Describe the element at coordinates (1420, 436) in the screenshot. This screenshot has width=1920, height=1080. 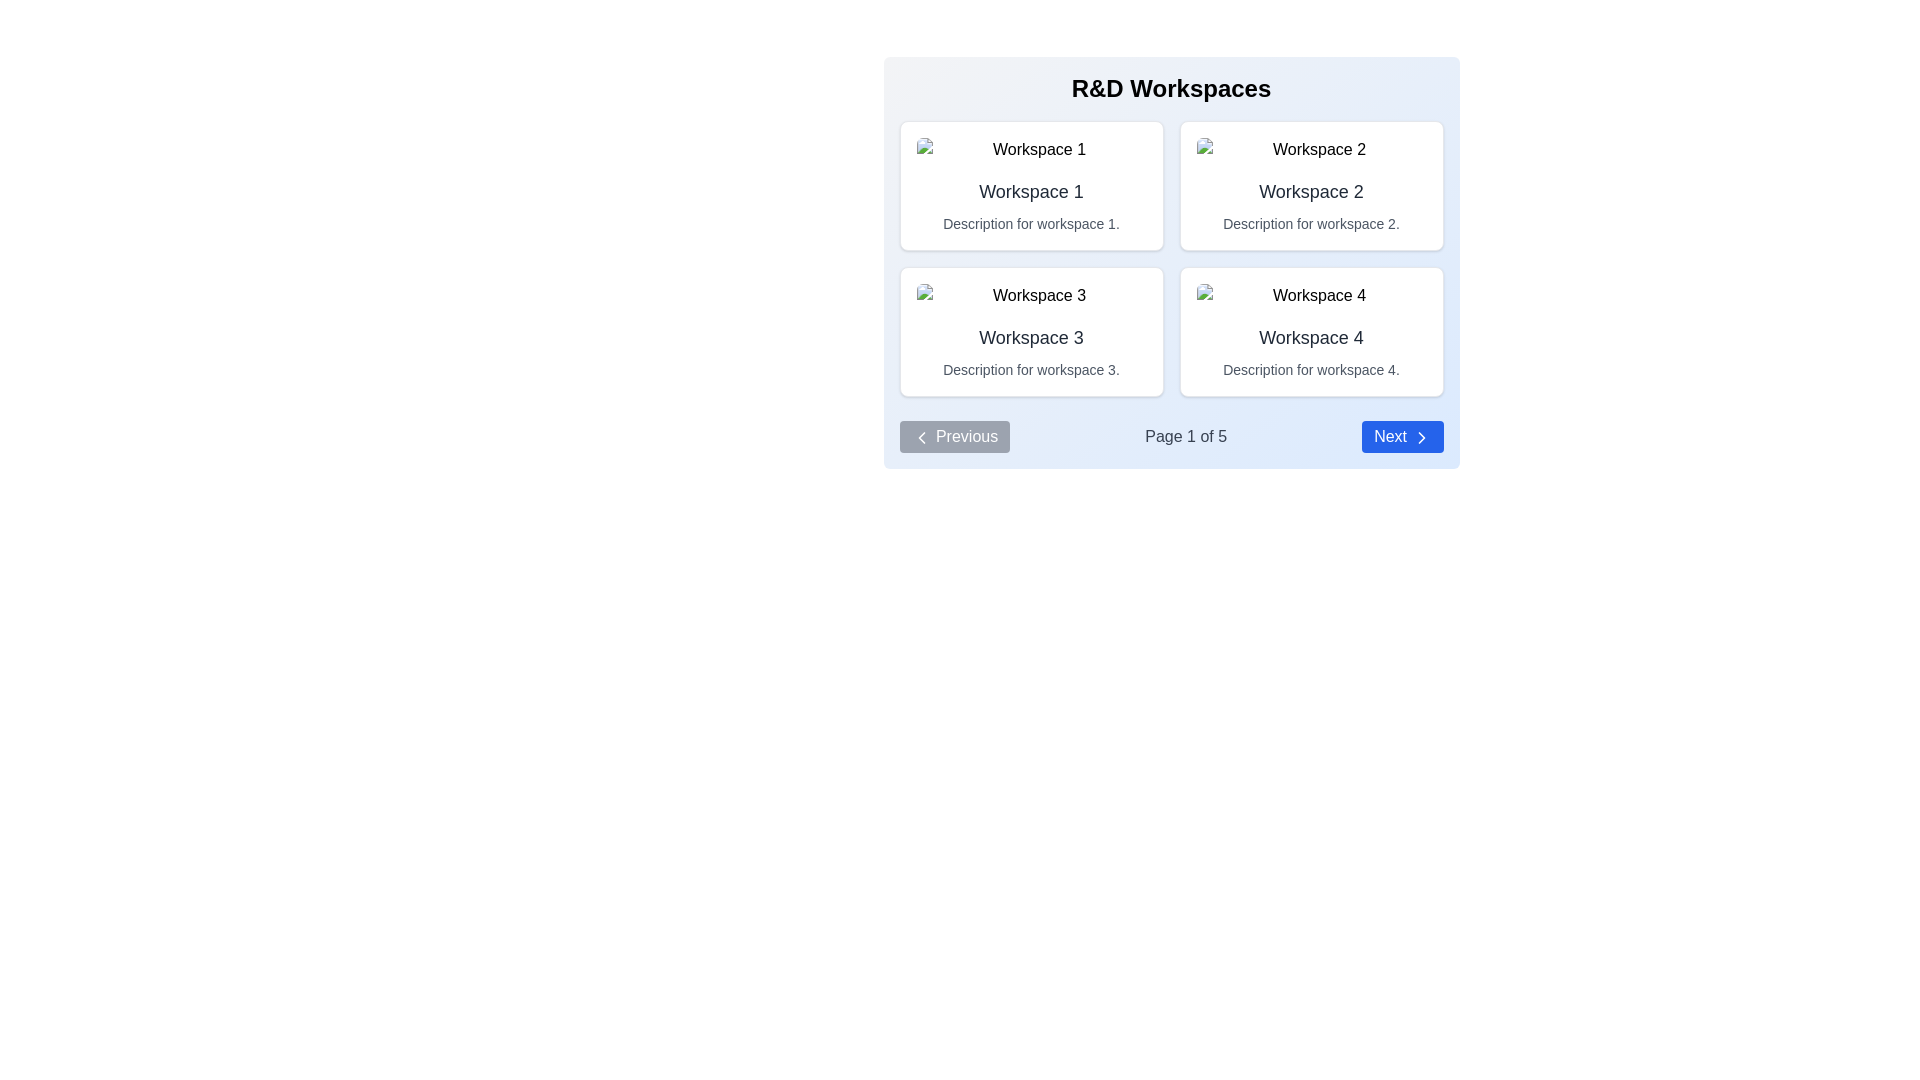
I see `the navigation icon located inside the blue rectangular button labeled 'Next' at the bottom-right corner of the page` at that location.